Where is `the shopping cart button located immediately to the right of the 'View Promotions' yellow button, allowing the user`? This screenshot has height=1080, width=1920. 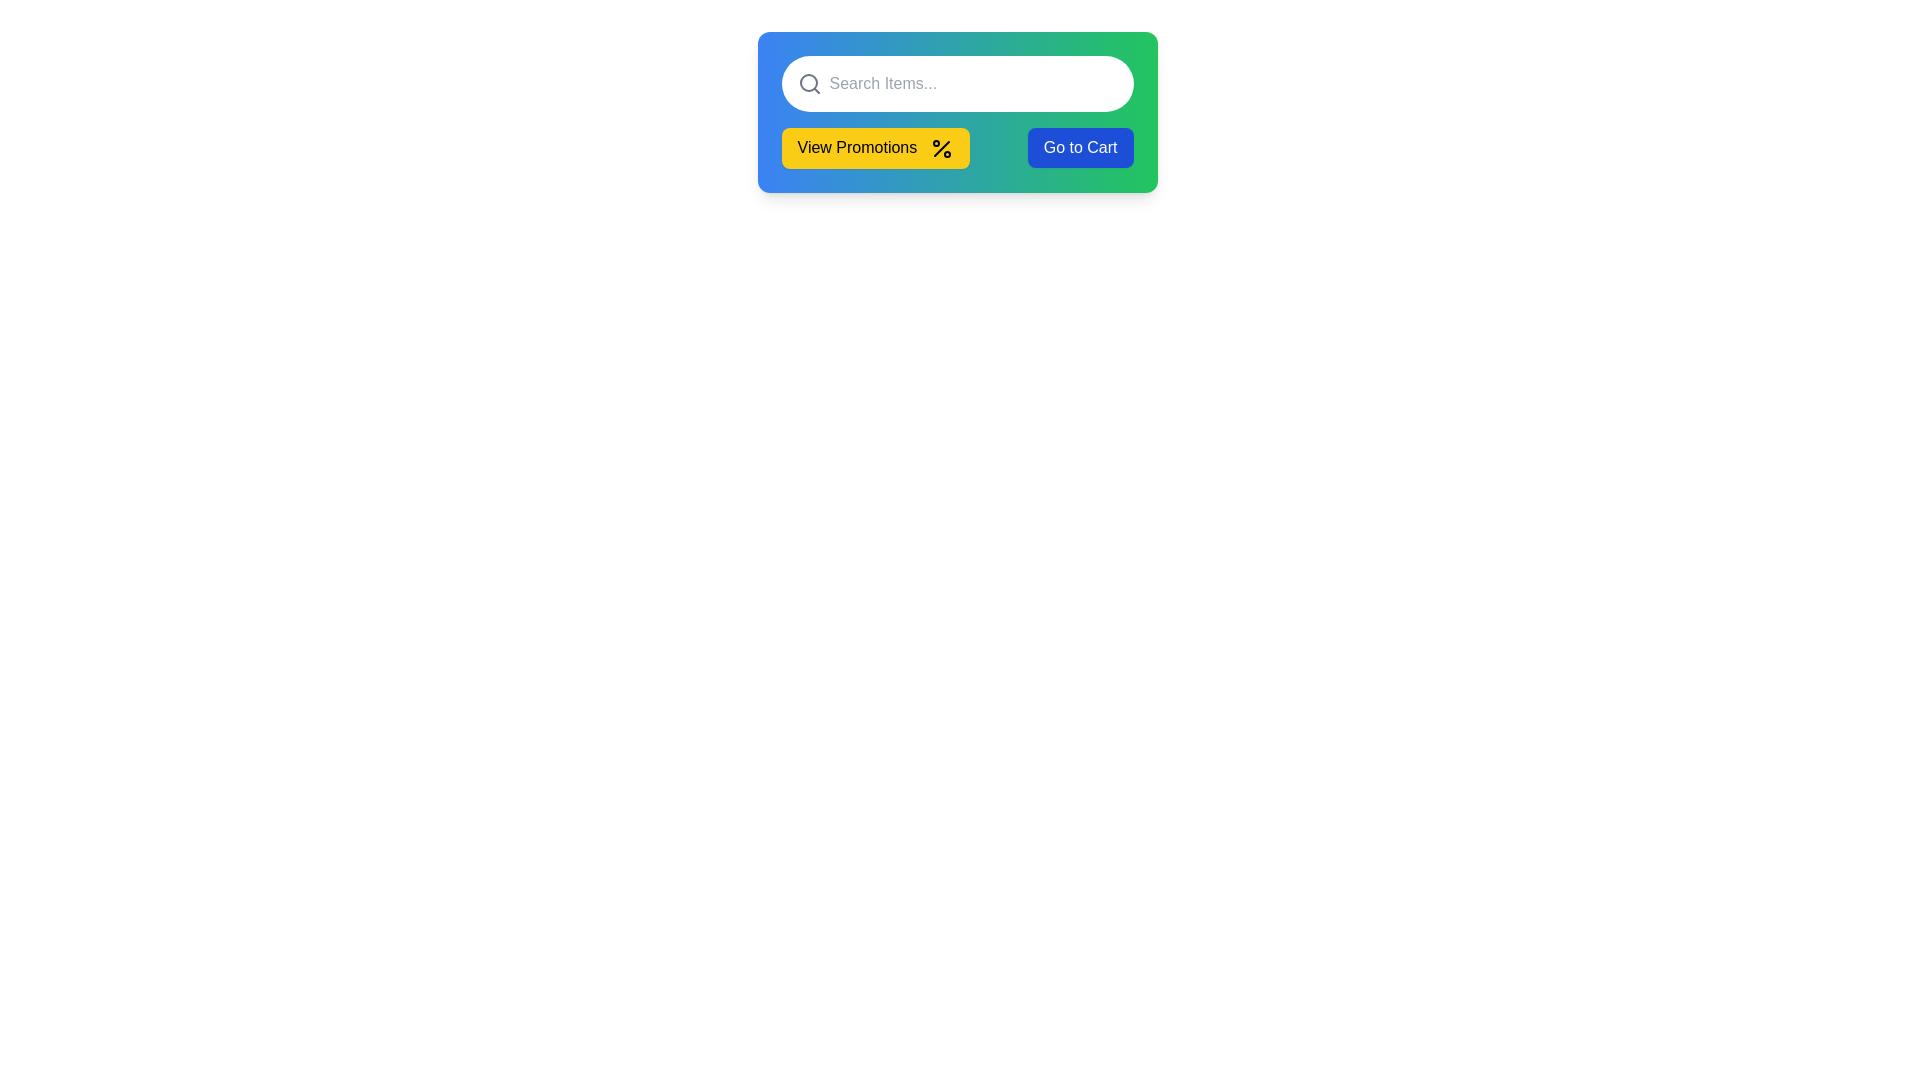 the shopping cart button located immediately to the right of the 'View Promotions' yellow button, allowing the user is located at coordinates (1079, 147).